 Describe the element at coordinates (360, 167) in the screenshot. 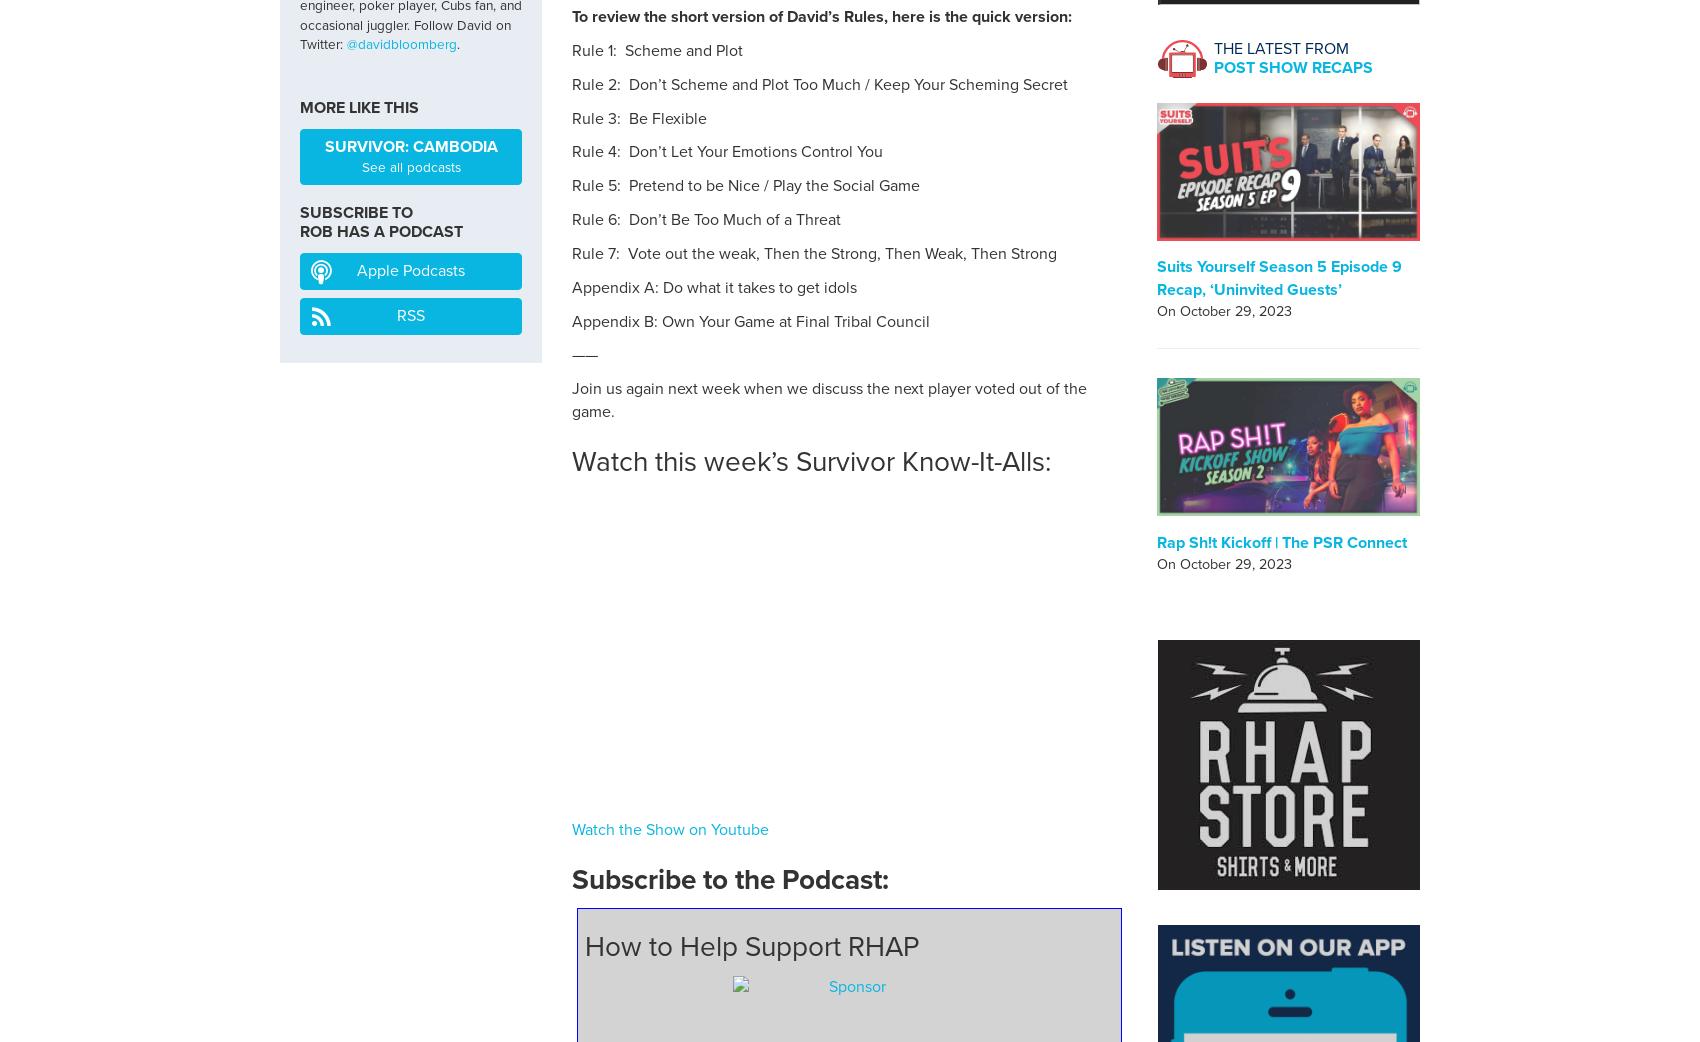

I see `'See all podcasts'` at that location.